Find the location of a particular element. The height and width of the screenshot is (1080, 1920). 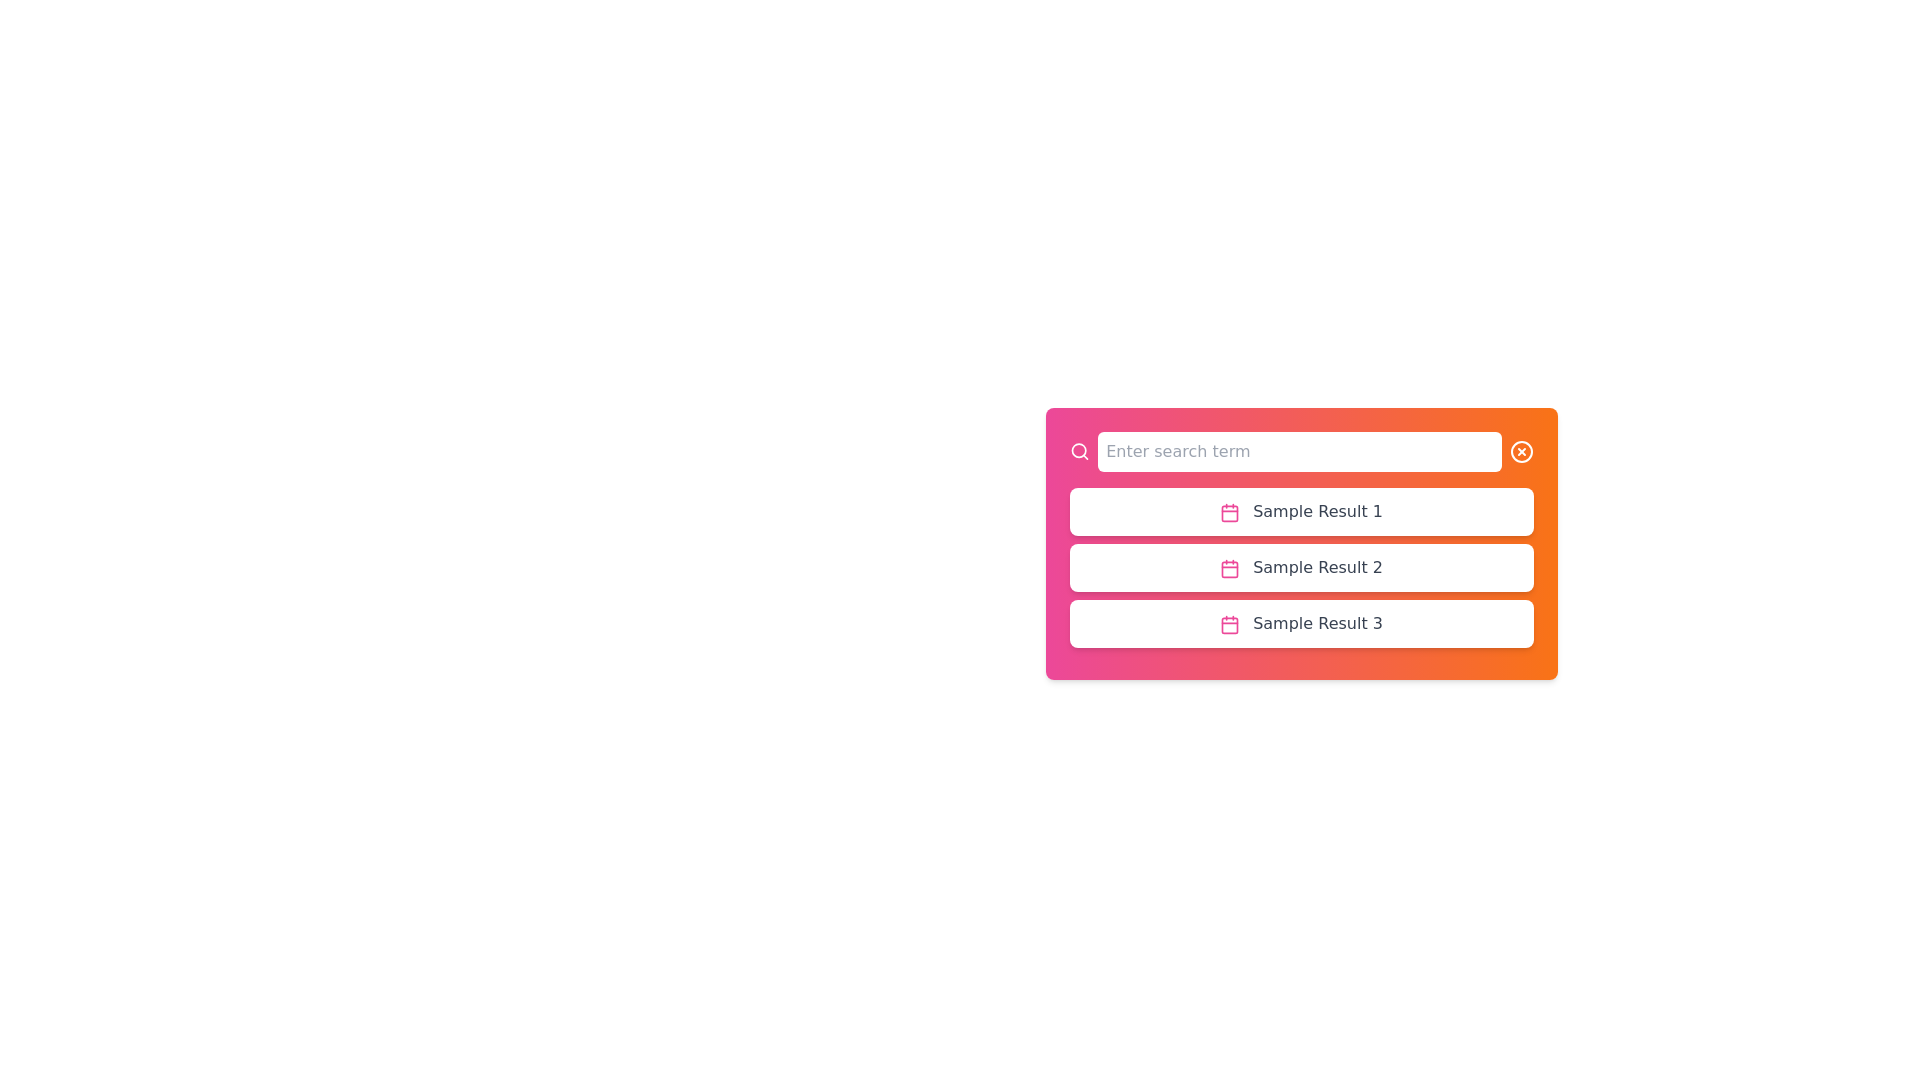

the button labeled 'Sample Result 2' with a calendar icon is located at coordinates (1301, 567).